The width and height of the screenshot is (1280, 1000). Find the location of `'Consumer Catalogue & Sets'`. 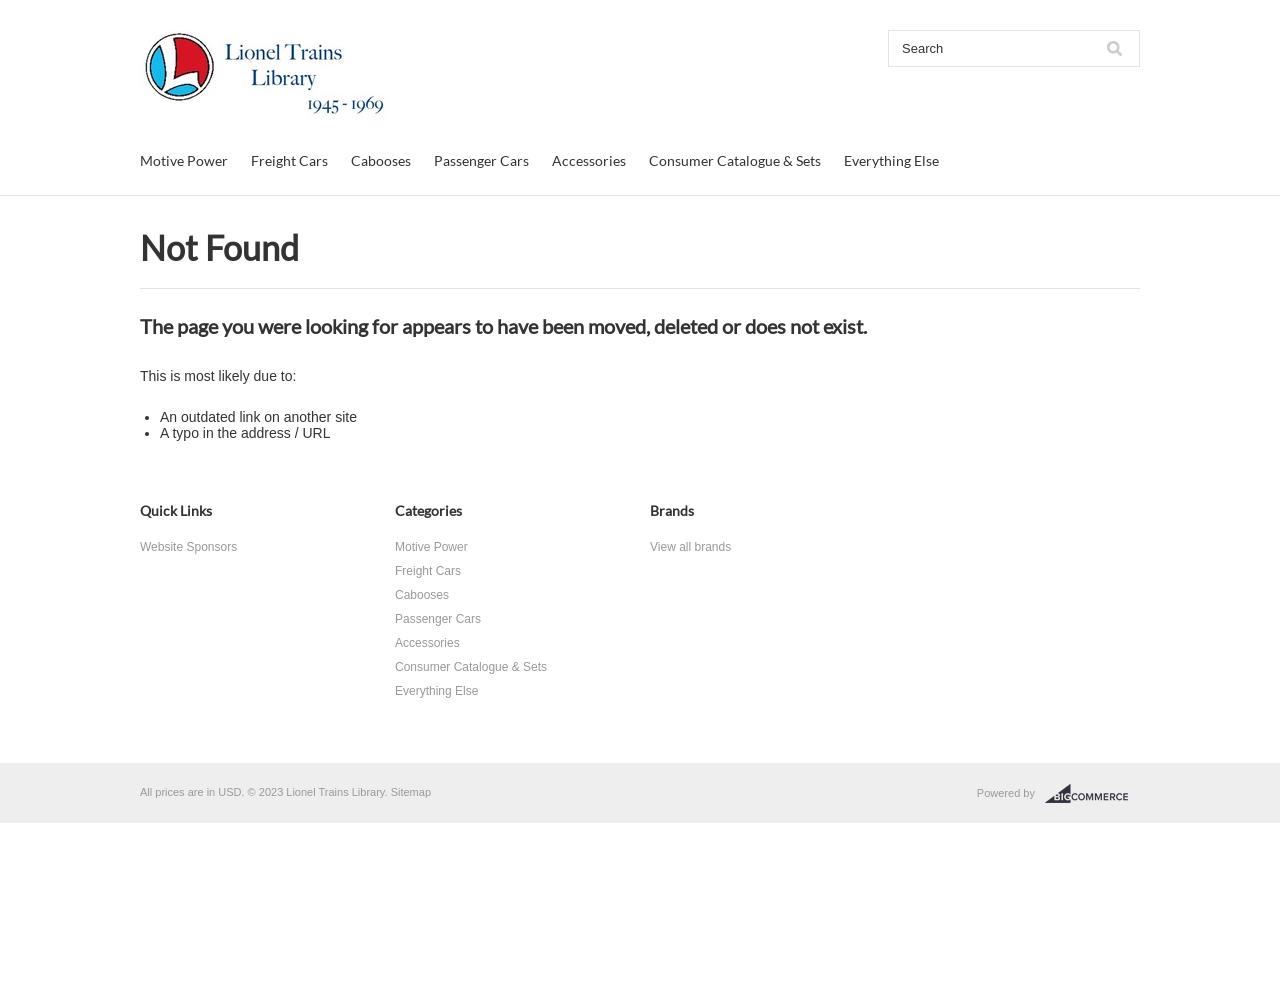

'Consumer Catalogue & Sets' is located at coordinates (733, 160).